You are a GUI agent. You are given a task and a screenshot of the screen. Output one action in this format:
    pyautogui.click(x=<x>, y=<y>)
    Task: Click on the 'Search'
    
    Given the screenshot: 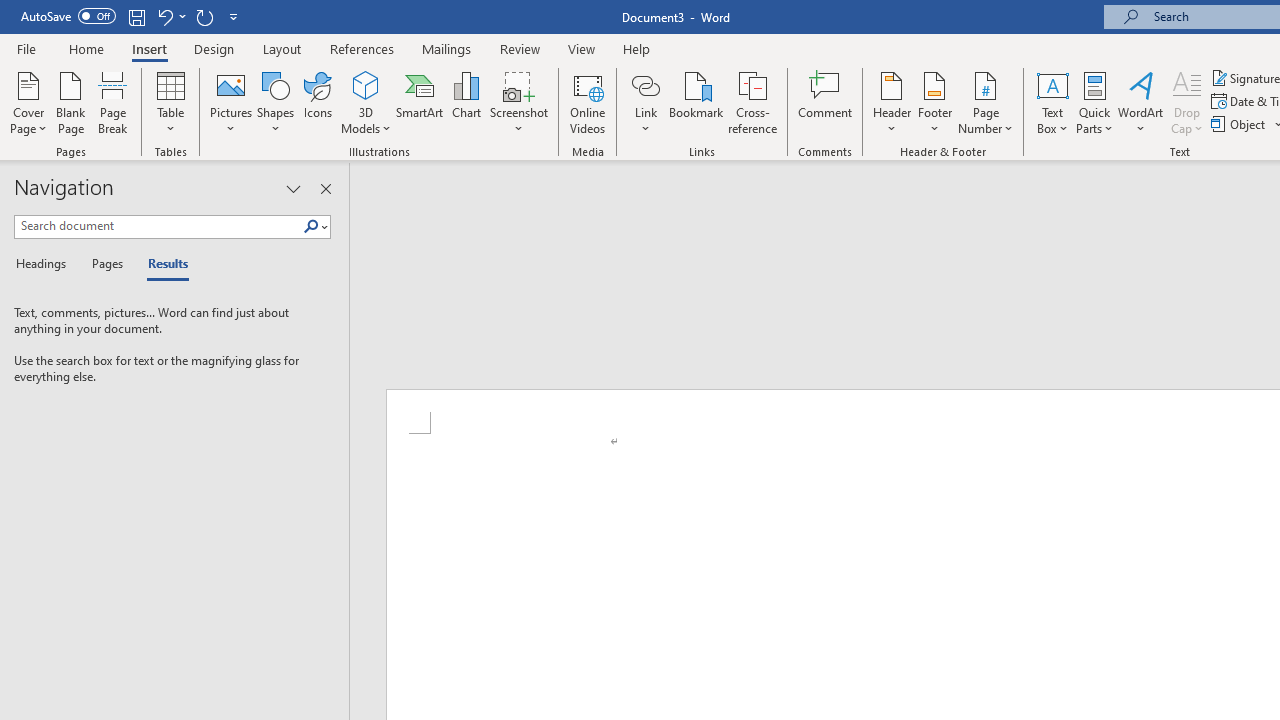 What is the action you would take?
    pyautogui.click(x=314, y=226)
    